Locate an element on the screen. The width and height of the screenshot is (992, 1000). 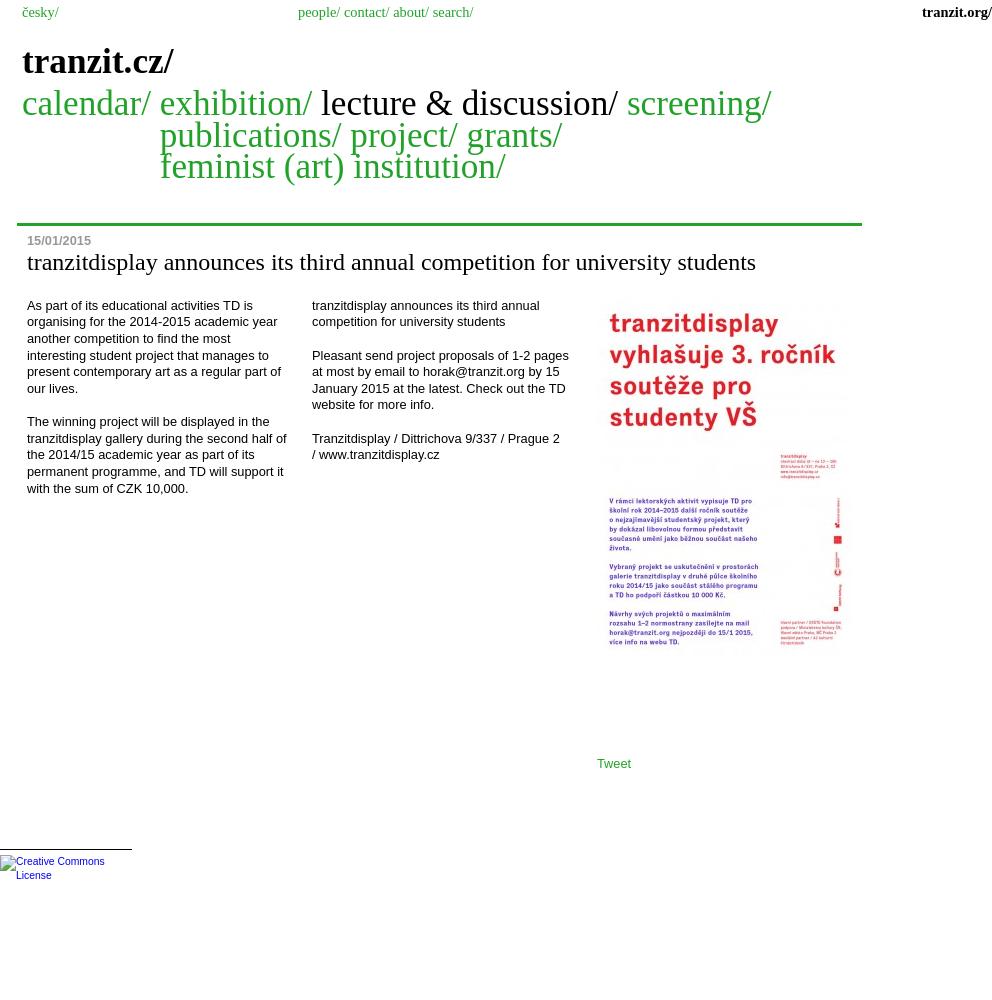
'The winning project will be displayed in the tranzitdisplay gallery during the second half of the 2014/15 academic year as part of its permanent programme, and TD will support it with the sum of CZK 10,000.' is located at coordinates (156, 453).